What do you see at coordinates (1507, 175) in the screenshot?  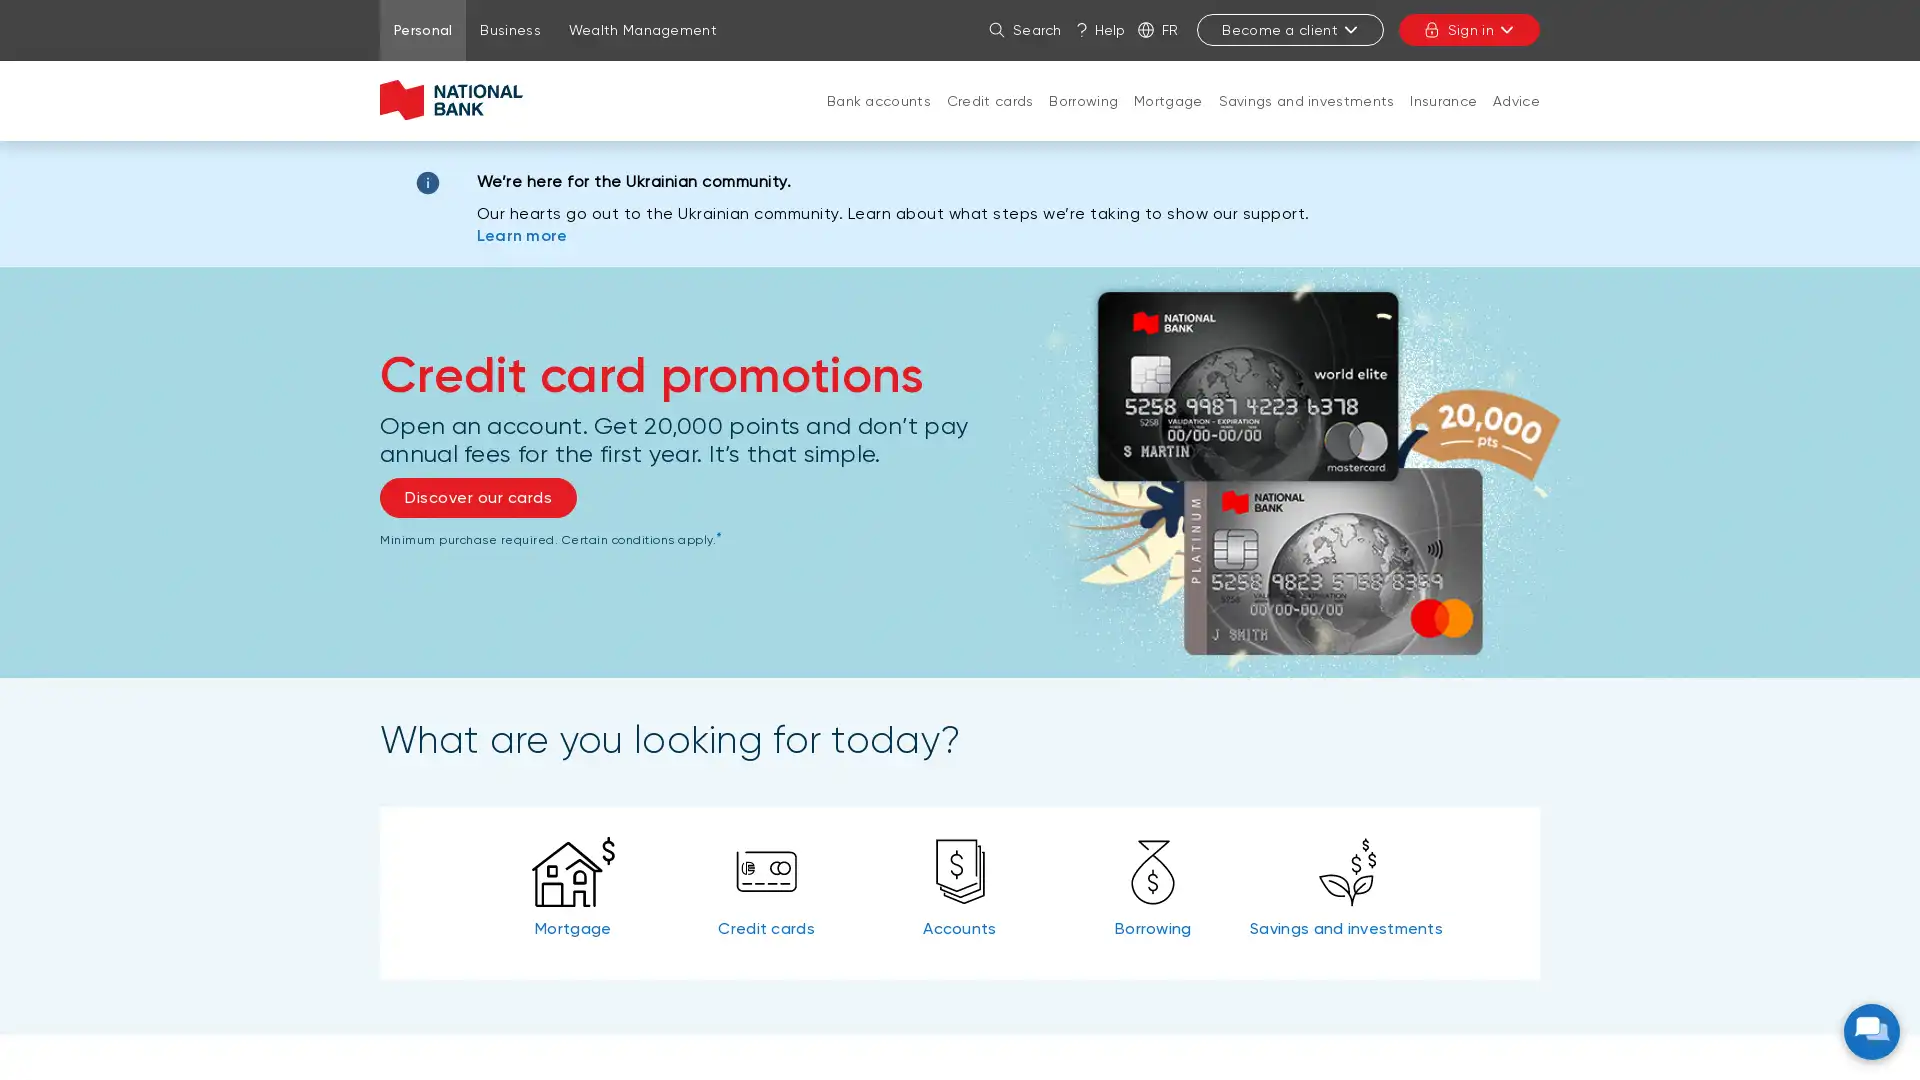 I see `CLOSE` at bounding box center [1507, 175].